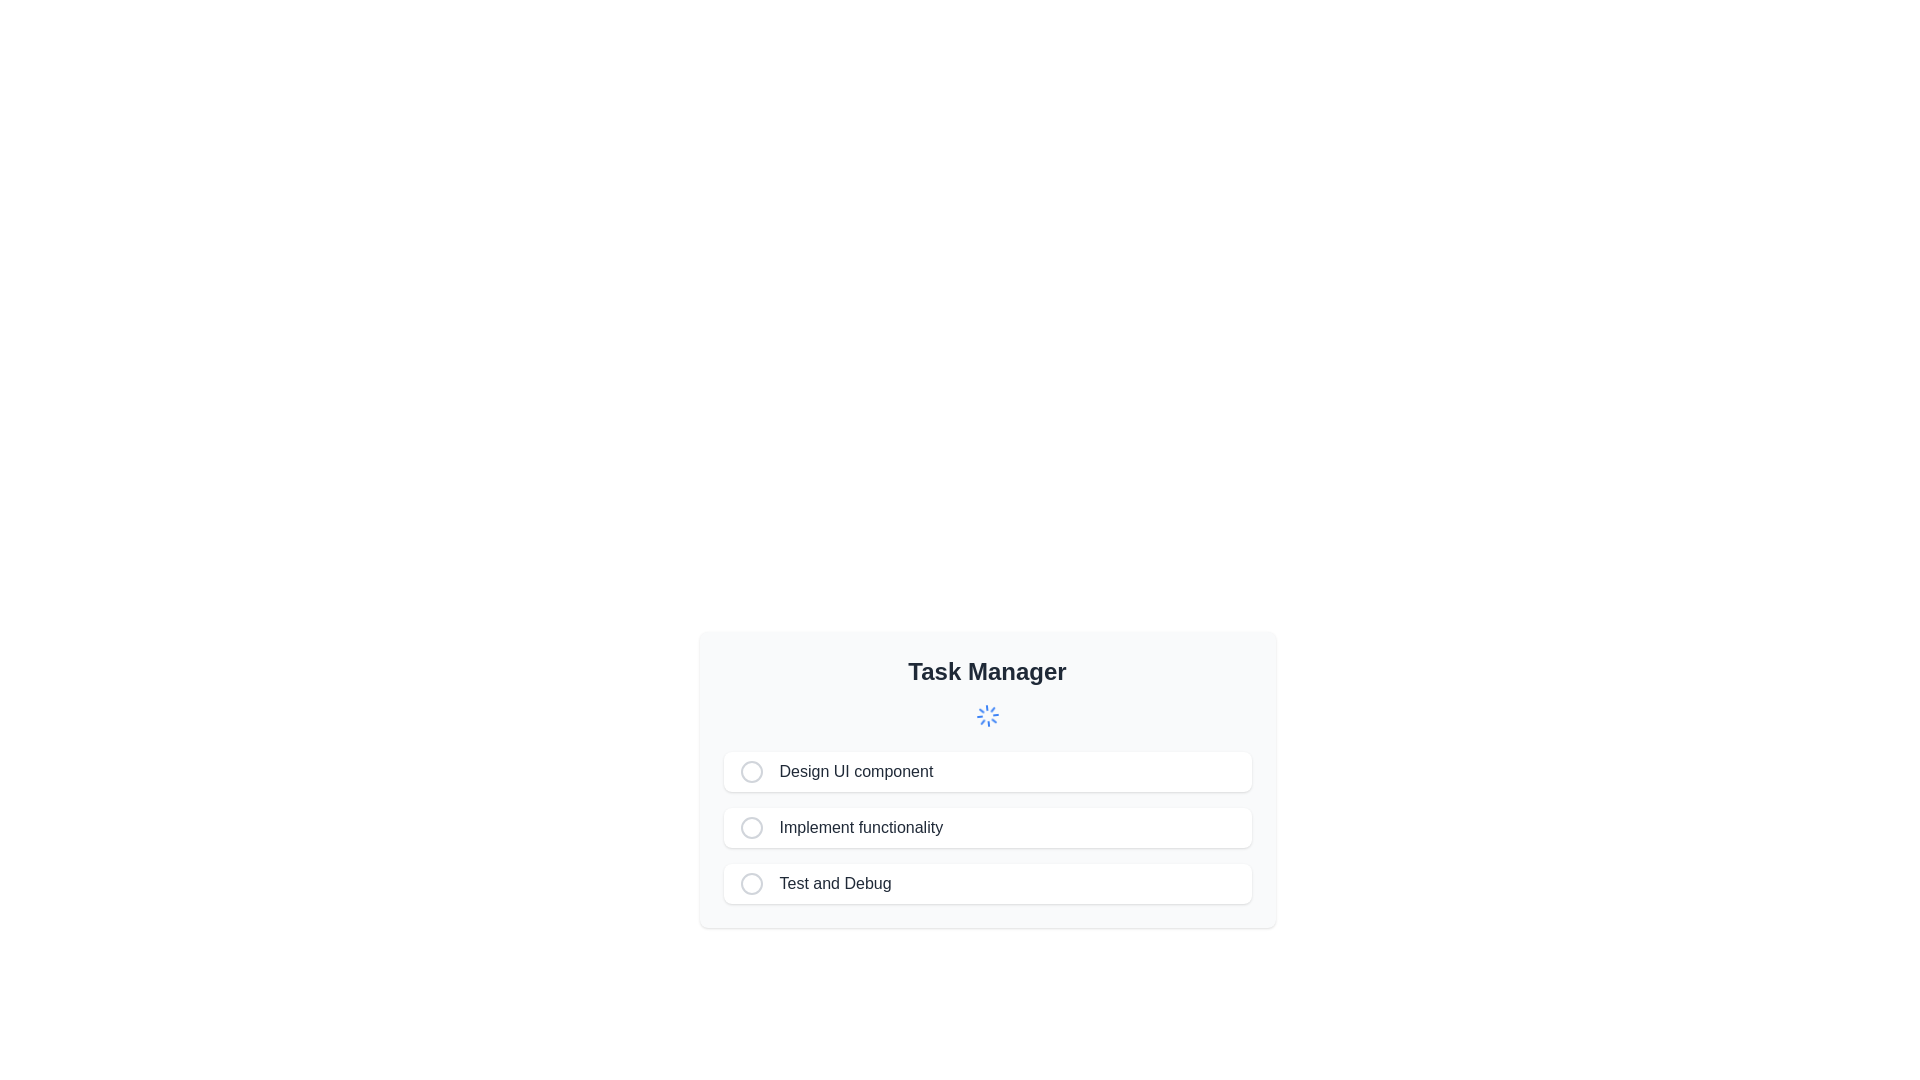 Image resolution: width=1920 pixels, height=1080 pixels. Describe the element at coordinates (750, 882) in the screenshot. I see `the third selectable radio button labeled 'Test and Debug'` at that location.